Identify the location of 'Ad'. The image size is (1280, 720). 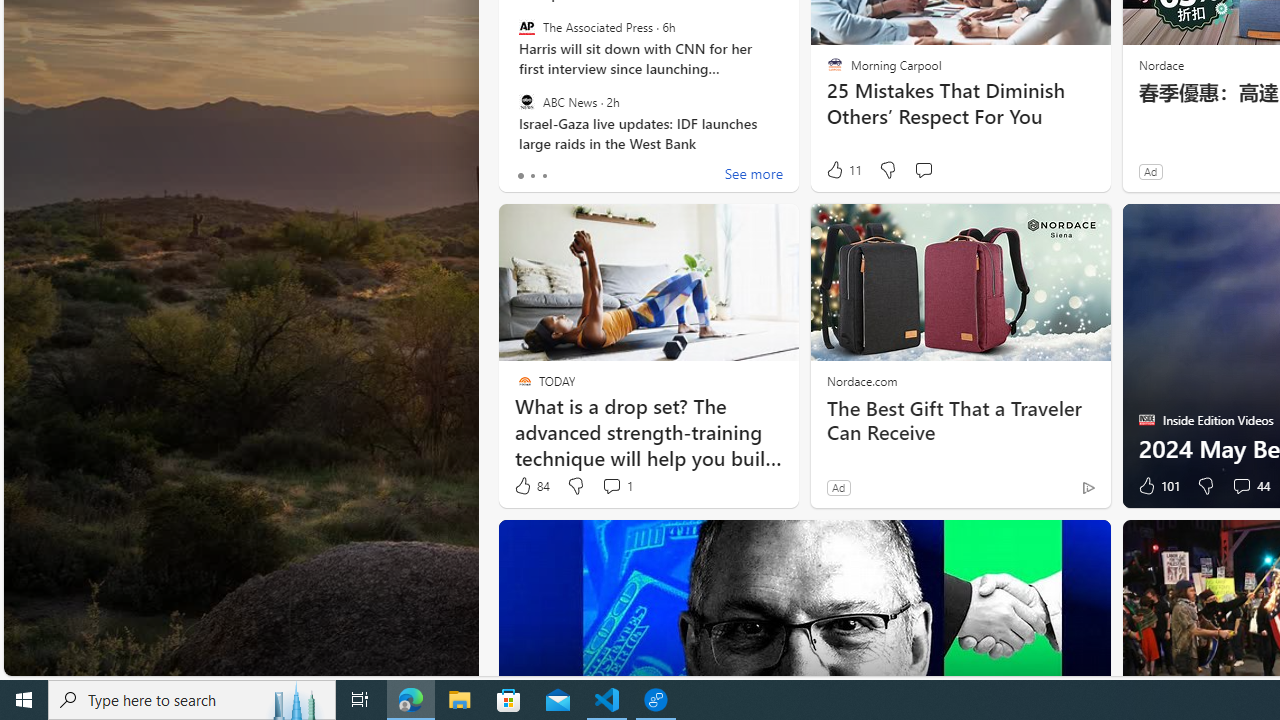
(838, 487).